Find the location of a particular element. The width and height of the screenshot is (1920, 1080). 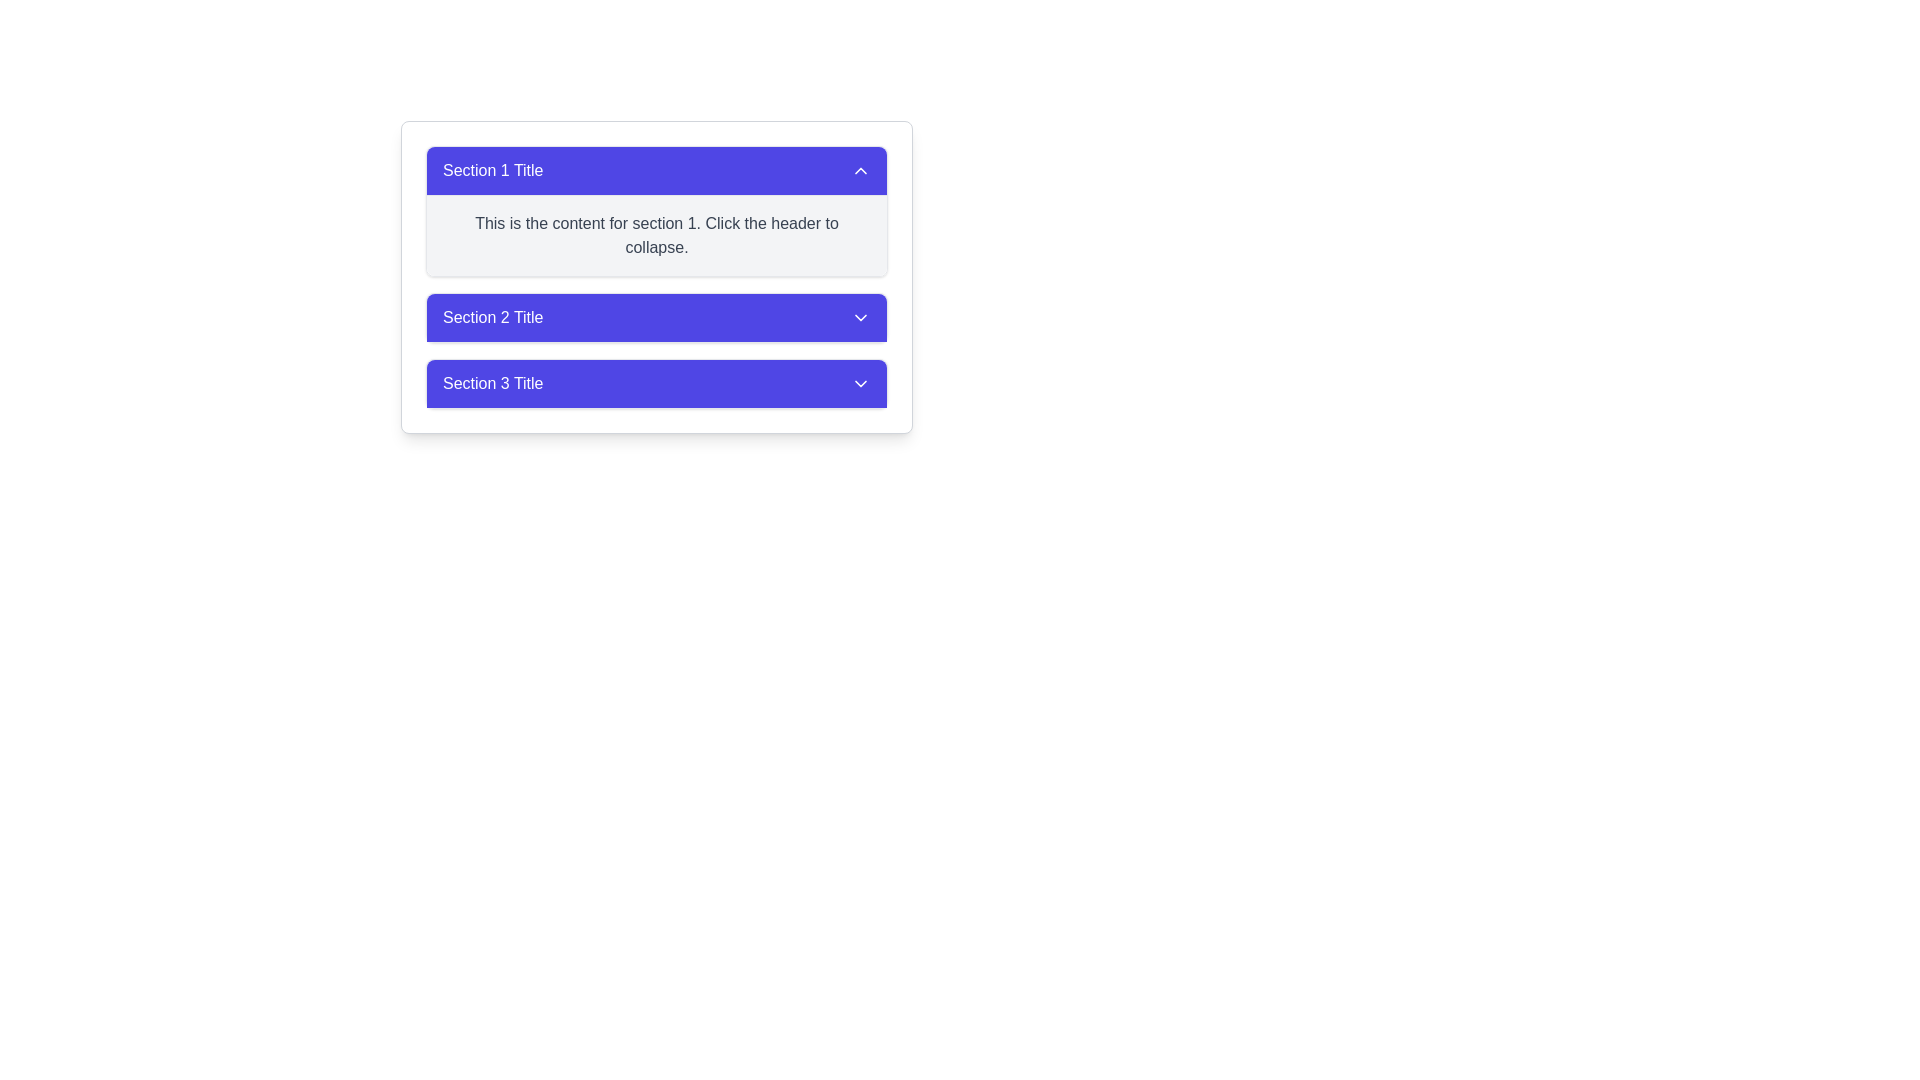

text label displaying 'Section 1 Title', which is styled within a blue header bar and is left-aligned is located at coordinates (493, 169).